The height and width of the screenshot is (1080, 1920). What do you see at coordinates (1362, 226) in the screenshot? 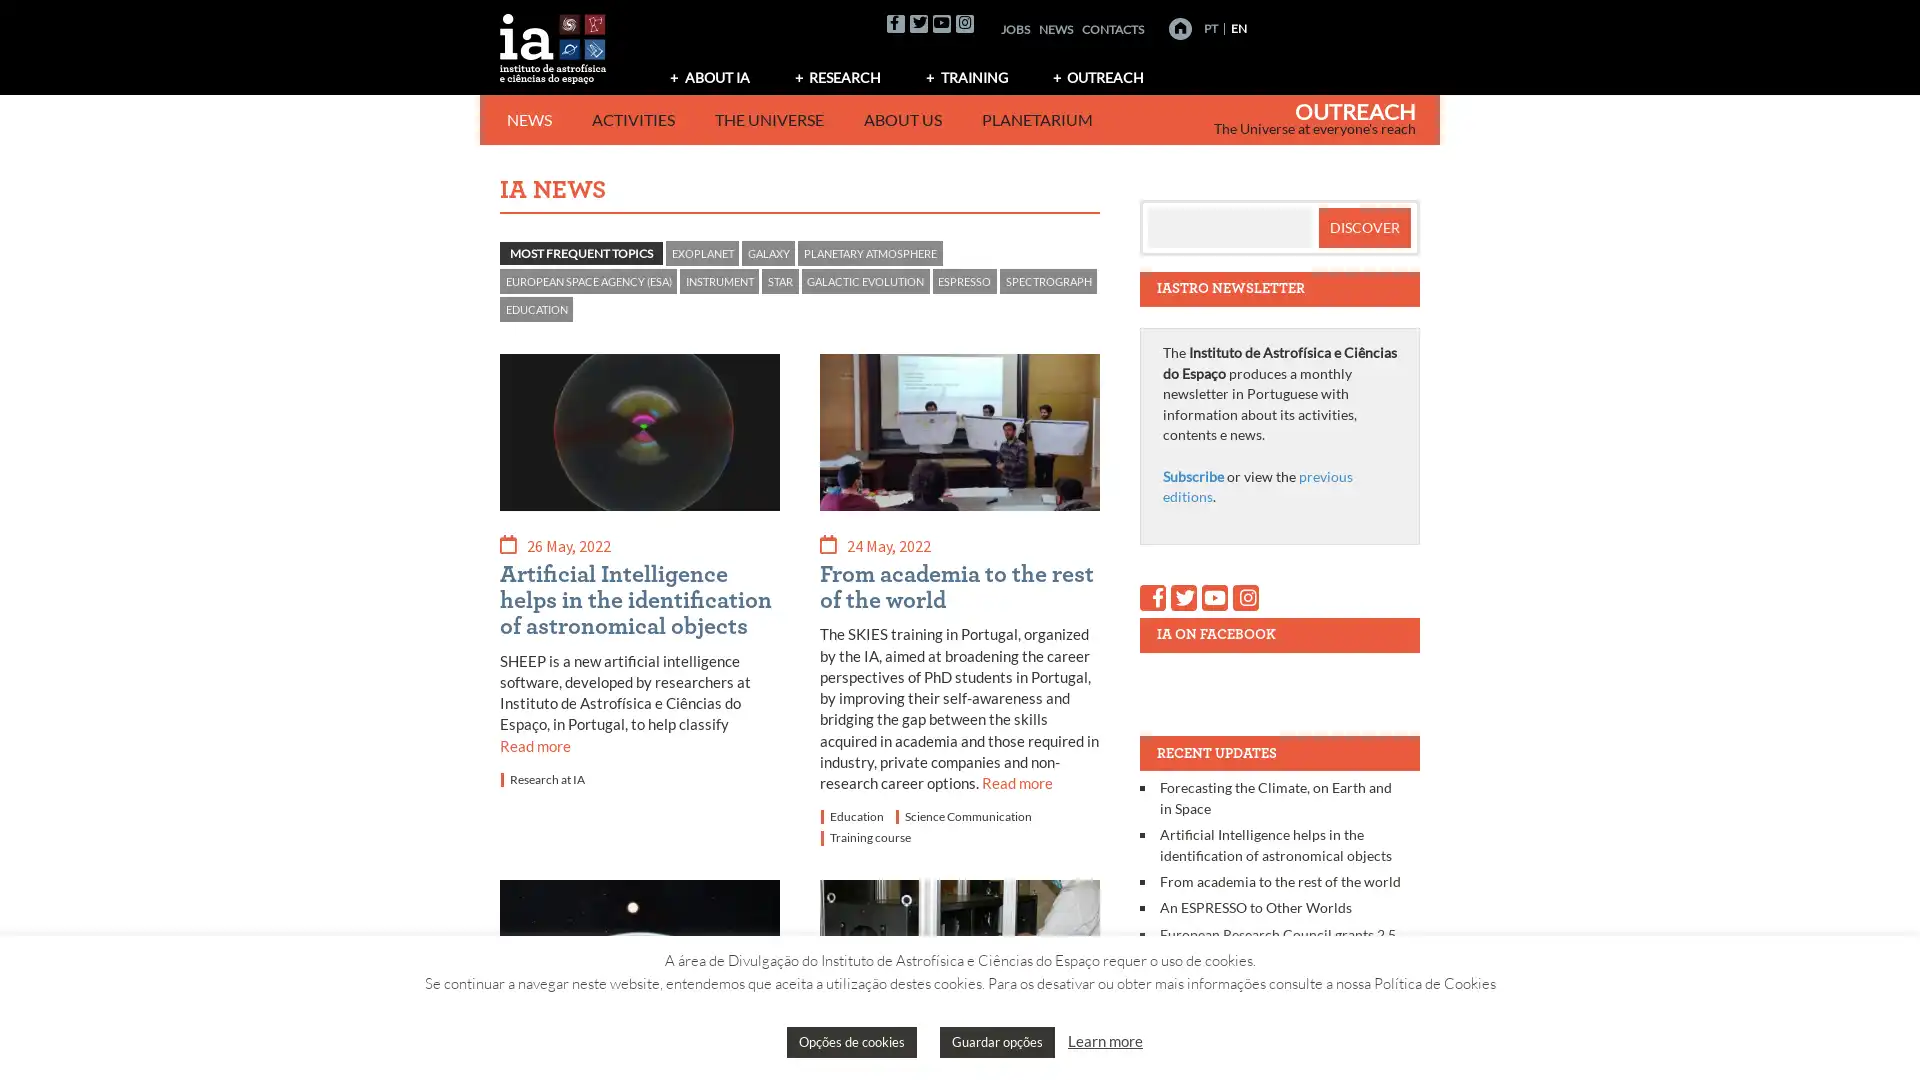
I see `Discover` at bounding box center [1362, 226].